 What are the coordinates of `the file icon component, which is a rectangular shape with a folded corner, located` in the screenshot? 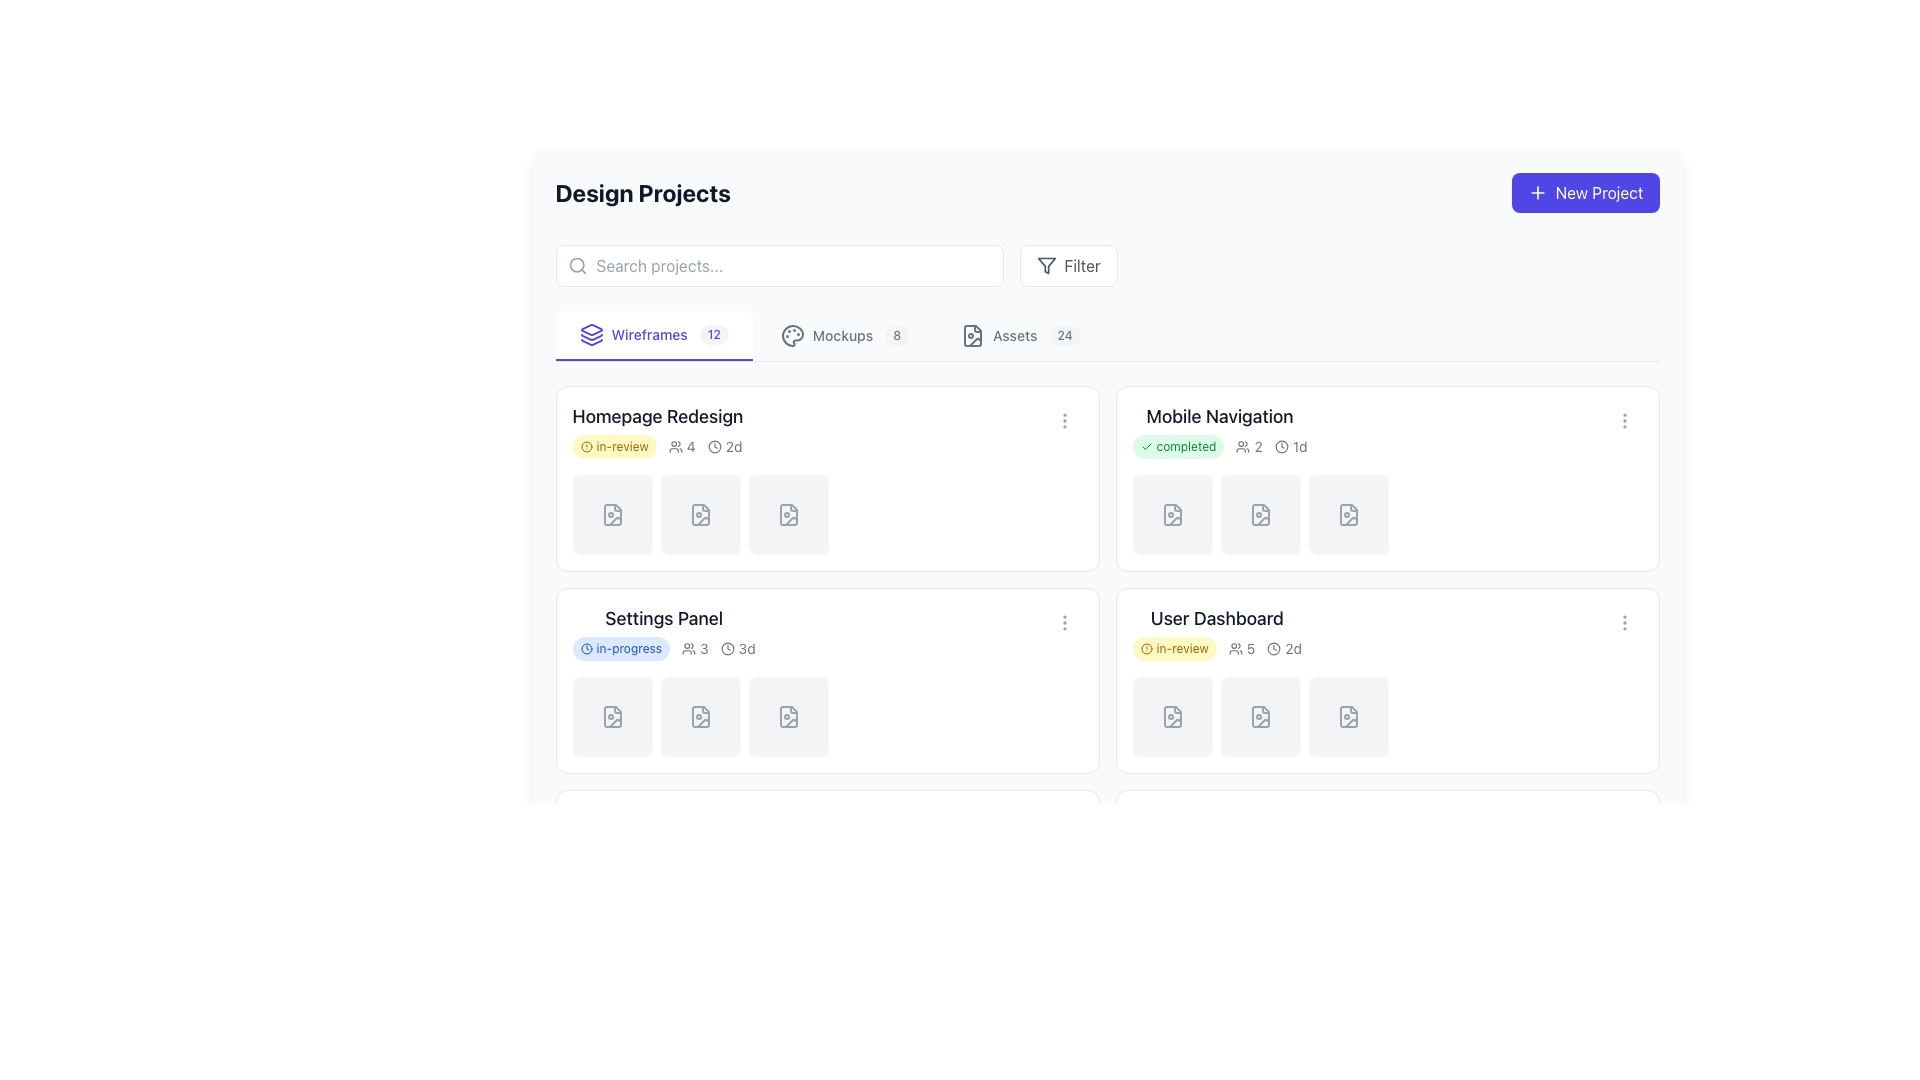 It's located at (1172, 514).